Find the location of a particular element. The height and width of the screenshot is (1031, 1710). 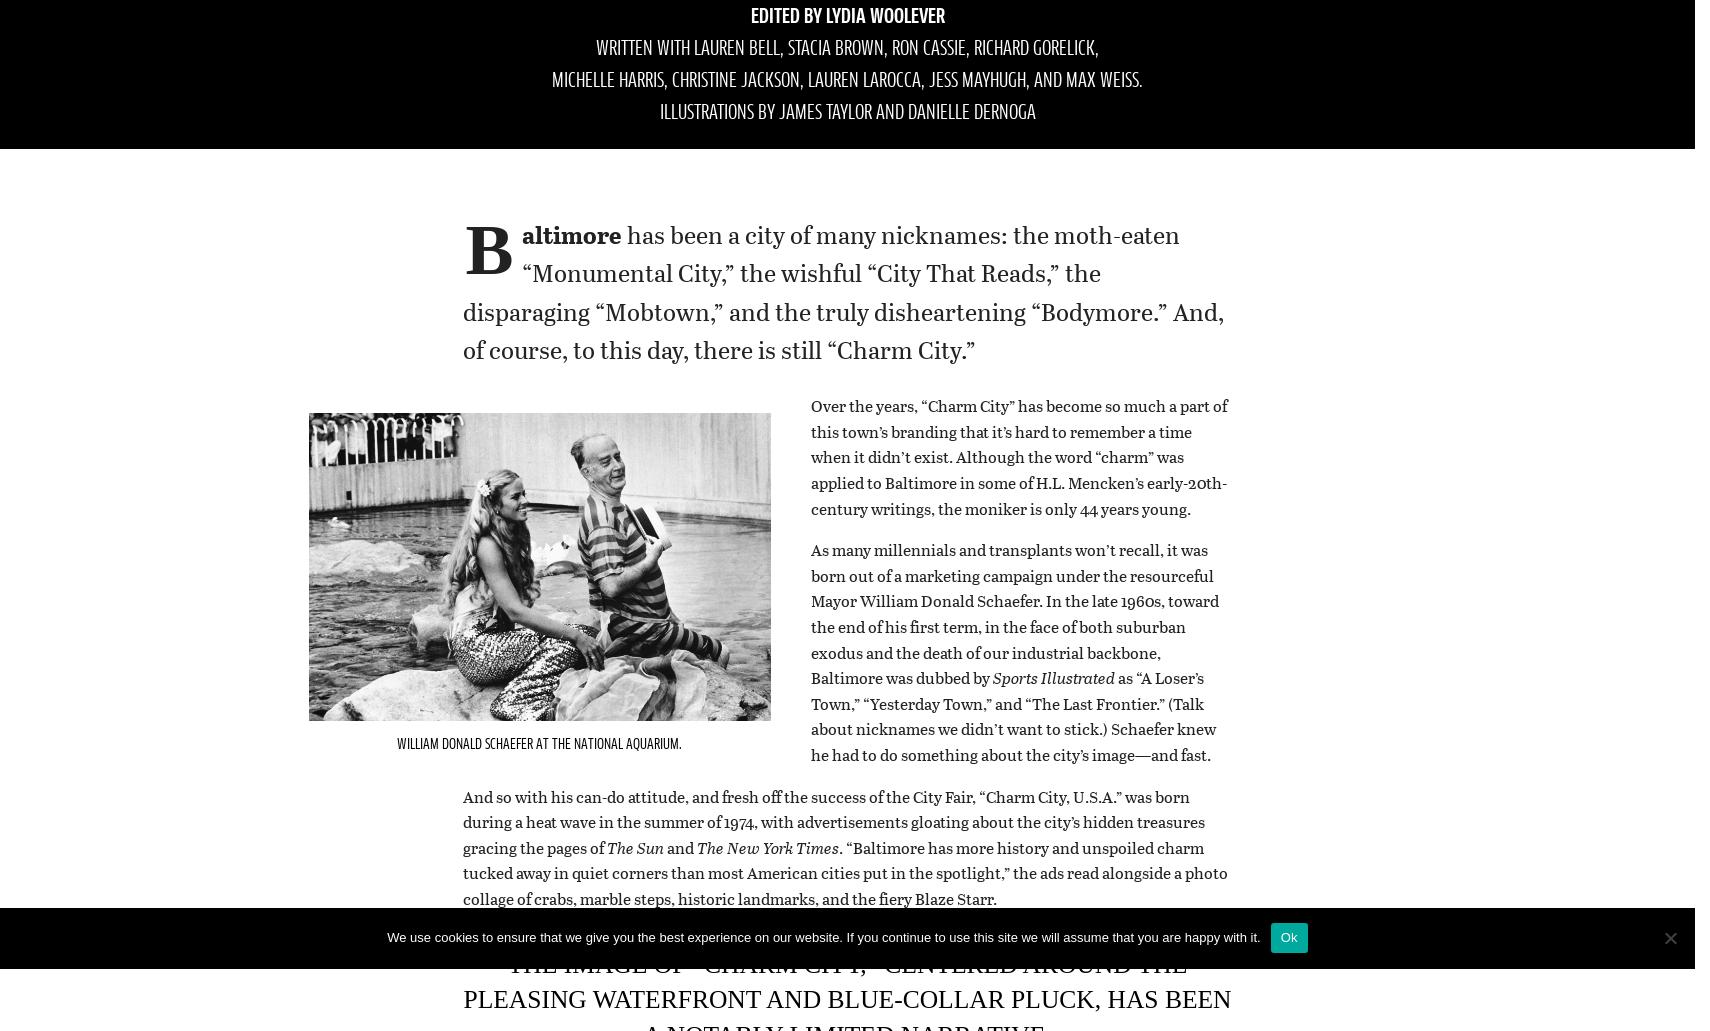

'Michelle Harris, Christine Jackson, Lauren LaRocca, Jess Mayhugh, and Max Weiss.' is located at coordinates (847, 80).